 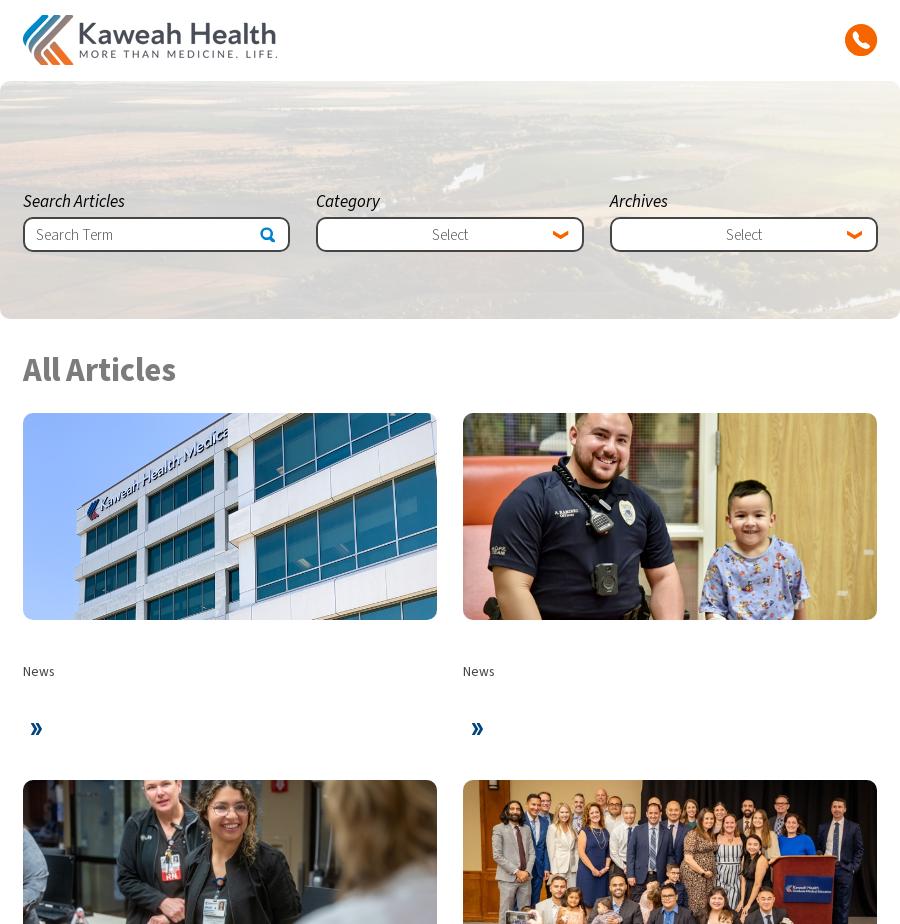 I want to click on 'Careers', so click(x=26, y=171).